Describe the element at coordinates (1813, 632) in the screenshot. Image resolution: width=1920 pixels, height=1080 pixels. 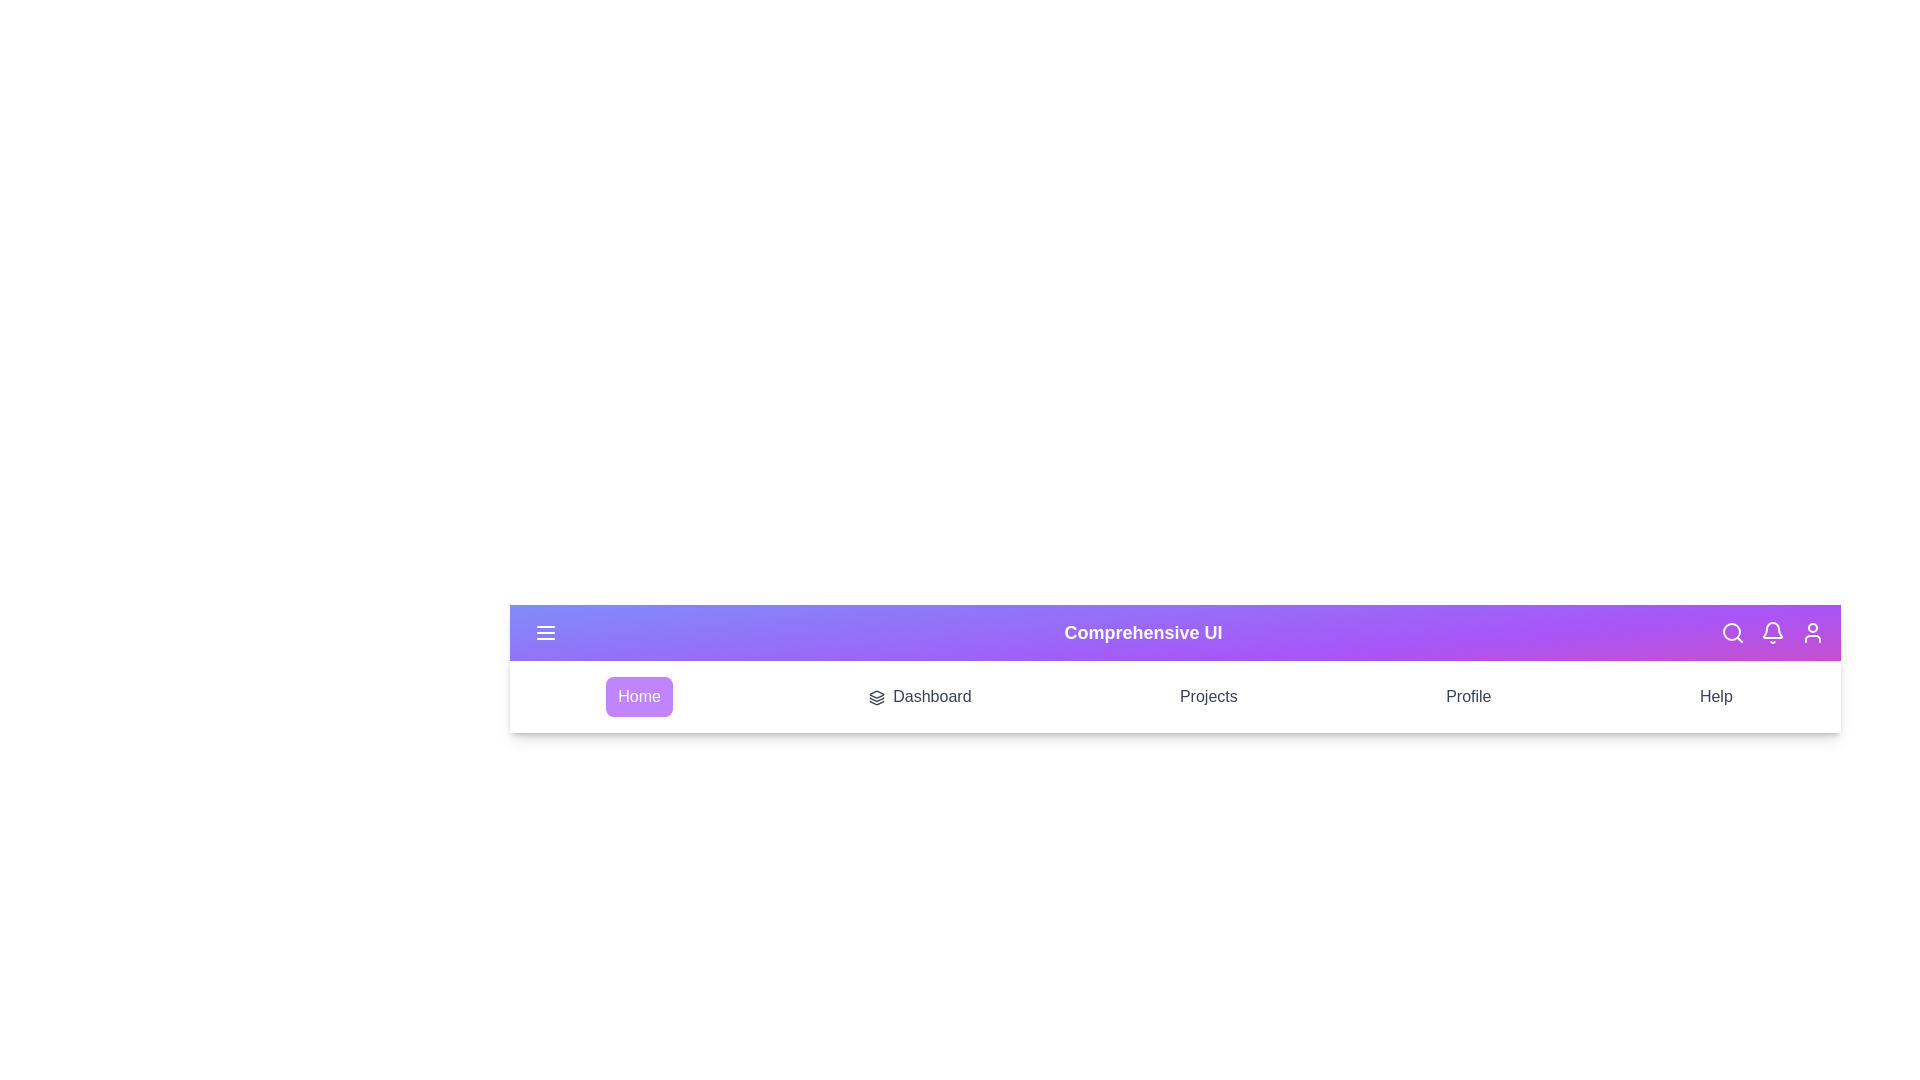
I see `the user profile icon located at the top right of the AppBar` at that location.